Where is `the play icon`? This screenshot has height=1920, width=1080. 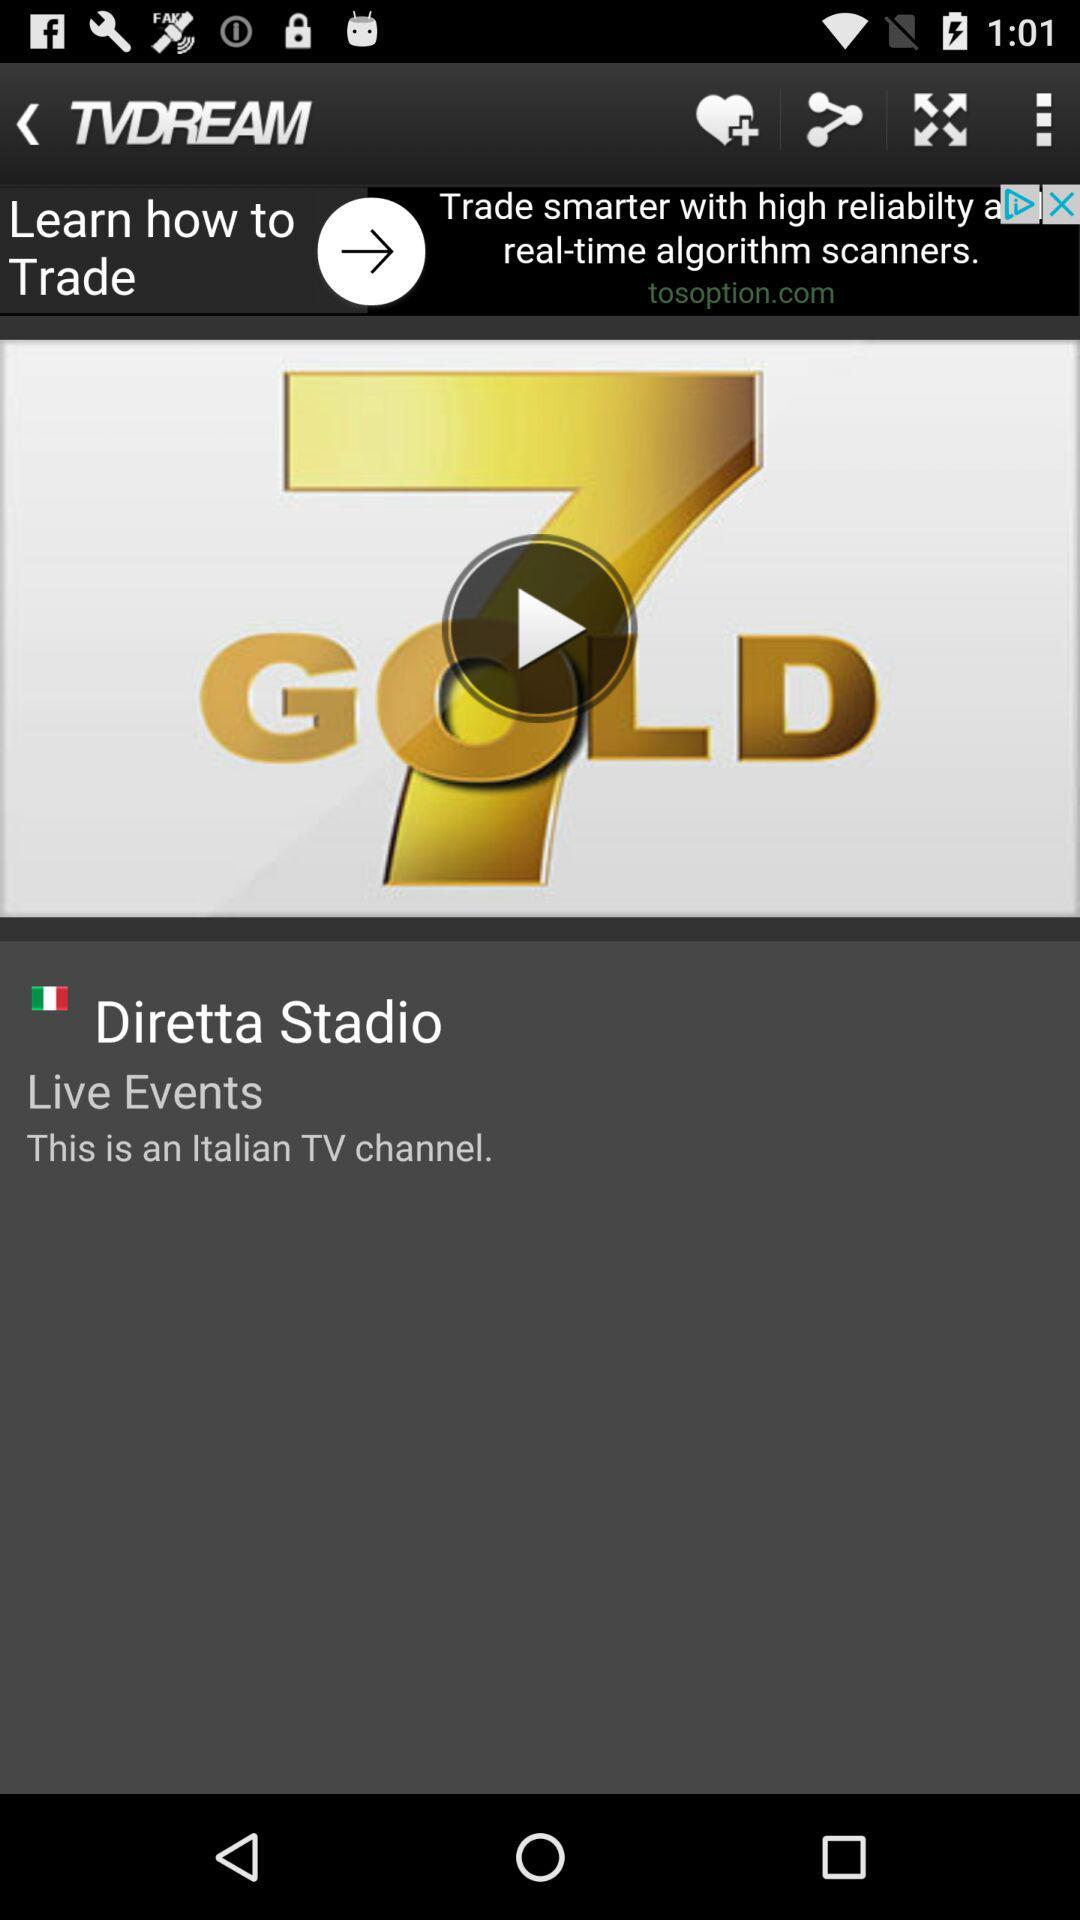 the play icon is located at coordinates (540, 627).